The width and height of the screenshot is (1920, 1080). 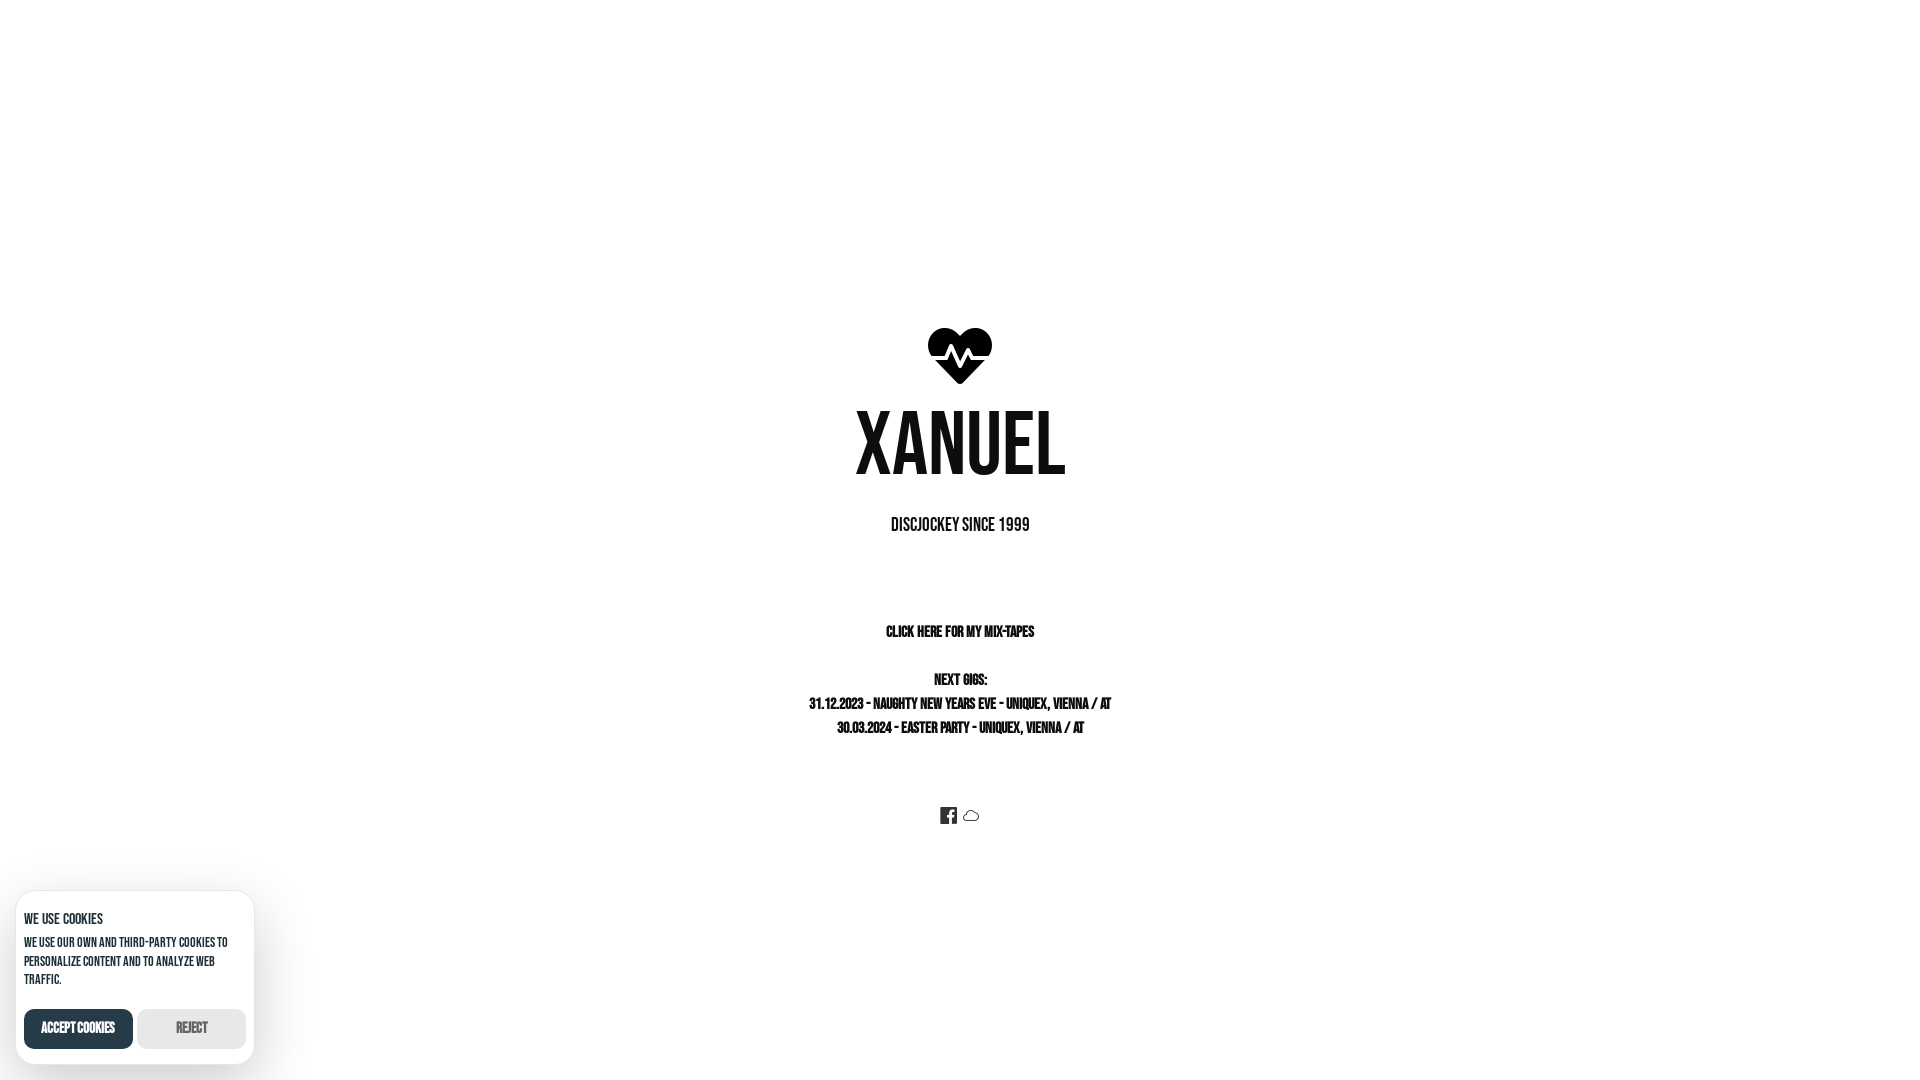 What do you see at coordinates (960, 632) in the screenshot?
I see `'CLICK HERE FOR MY MIX-TAPES'` at bounding box center [960, 632].